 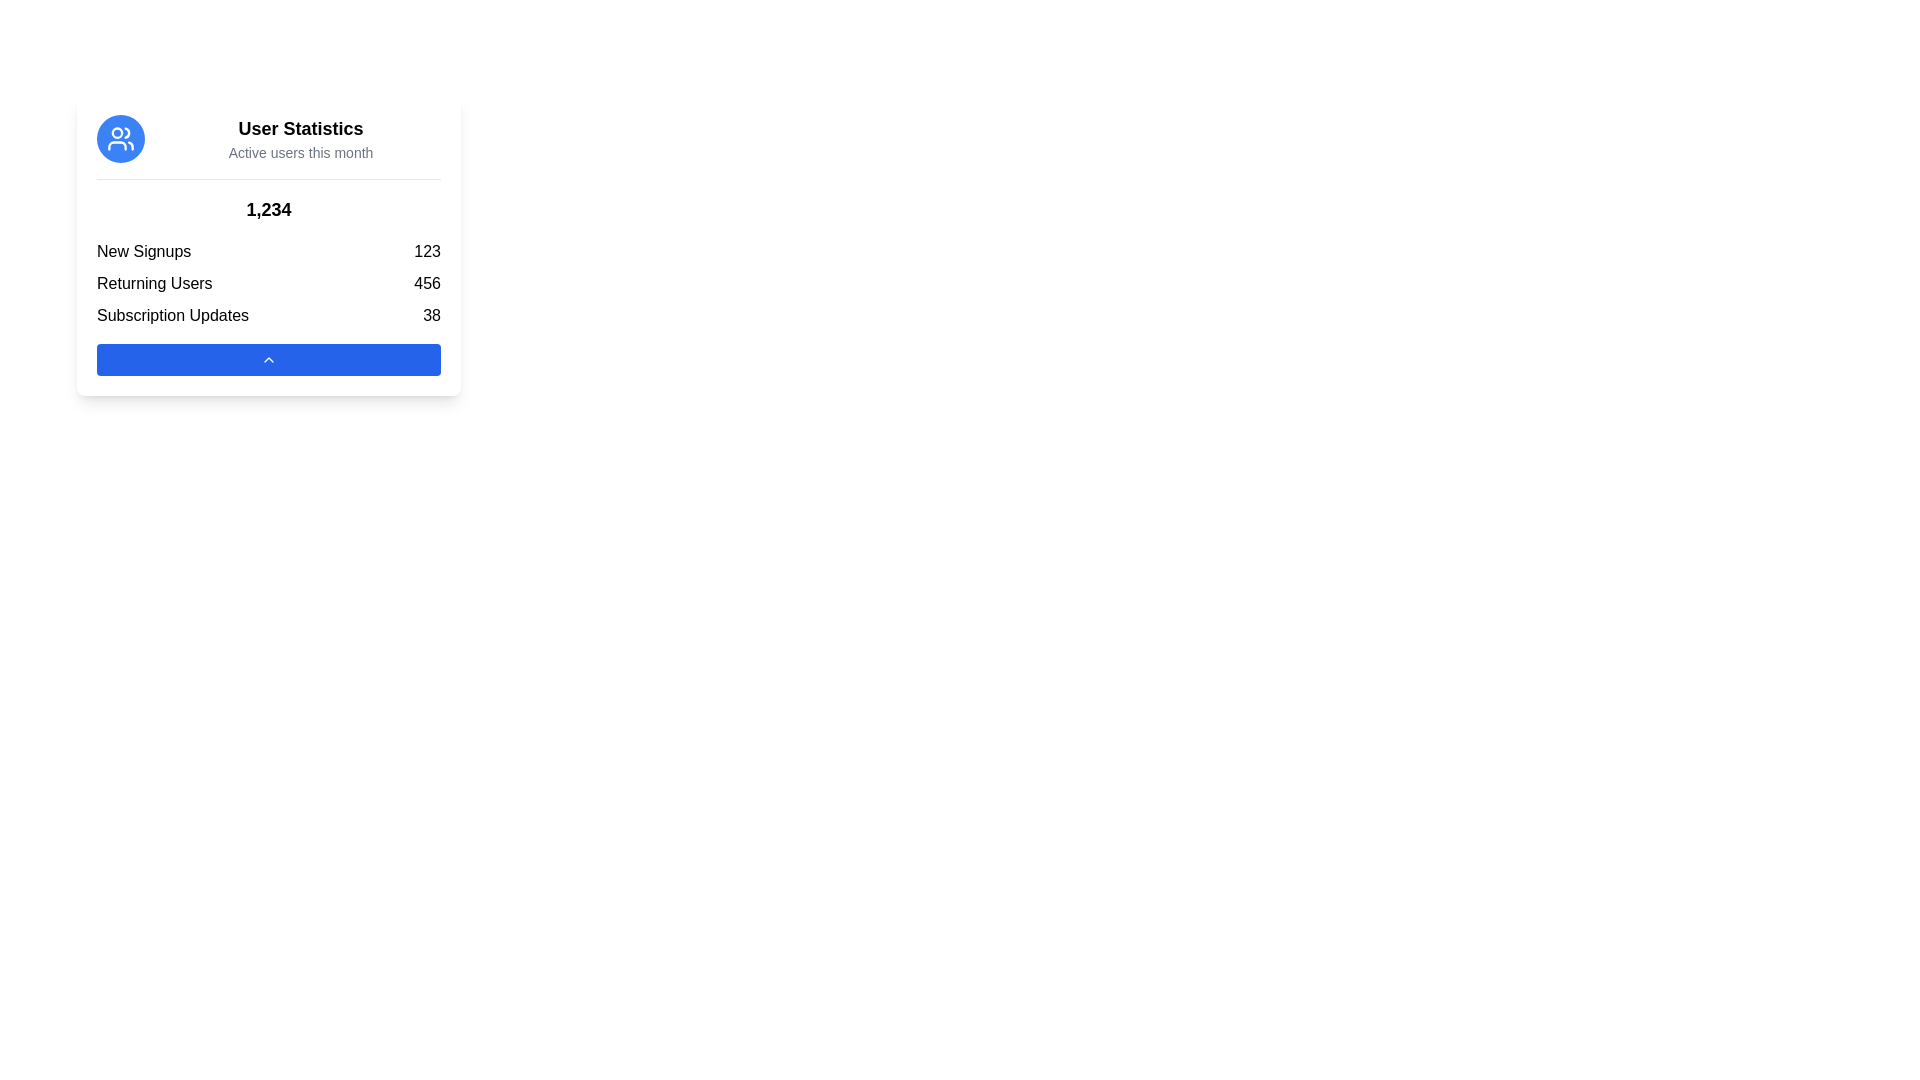 I want to click on the rectangular button with a blue background and a downward-pointing chevron icon, located at the lower section of the card after the 'Subscription Updates' section, so click(x=267, y=358).